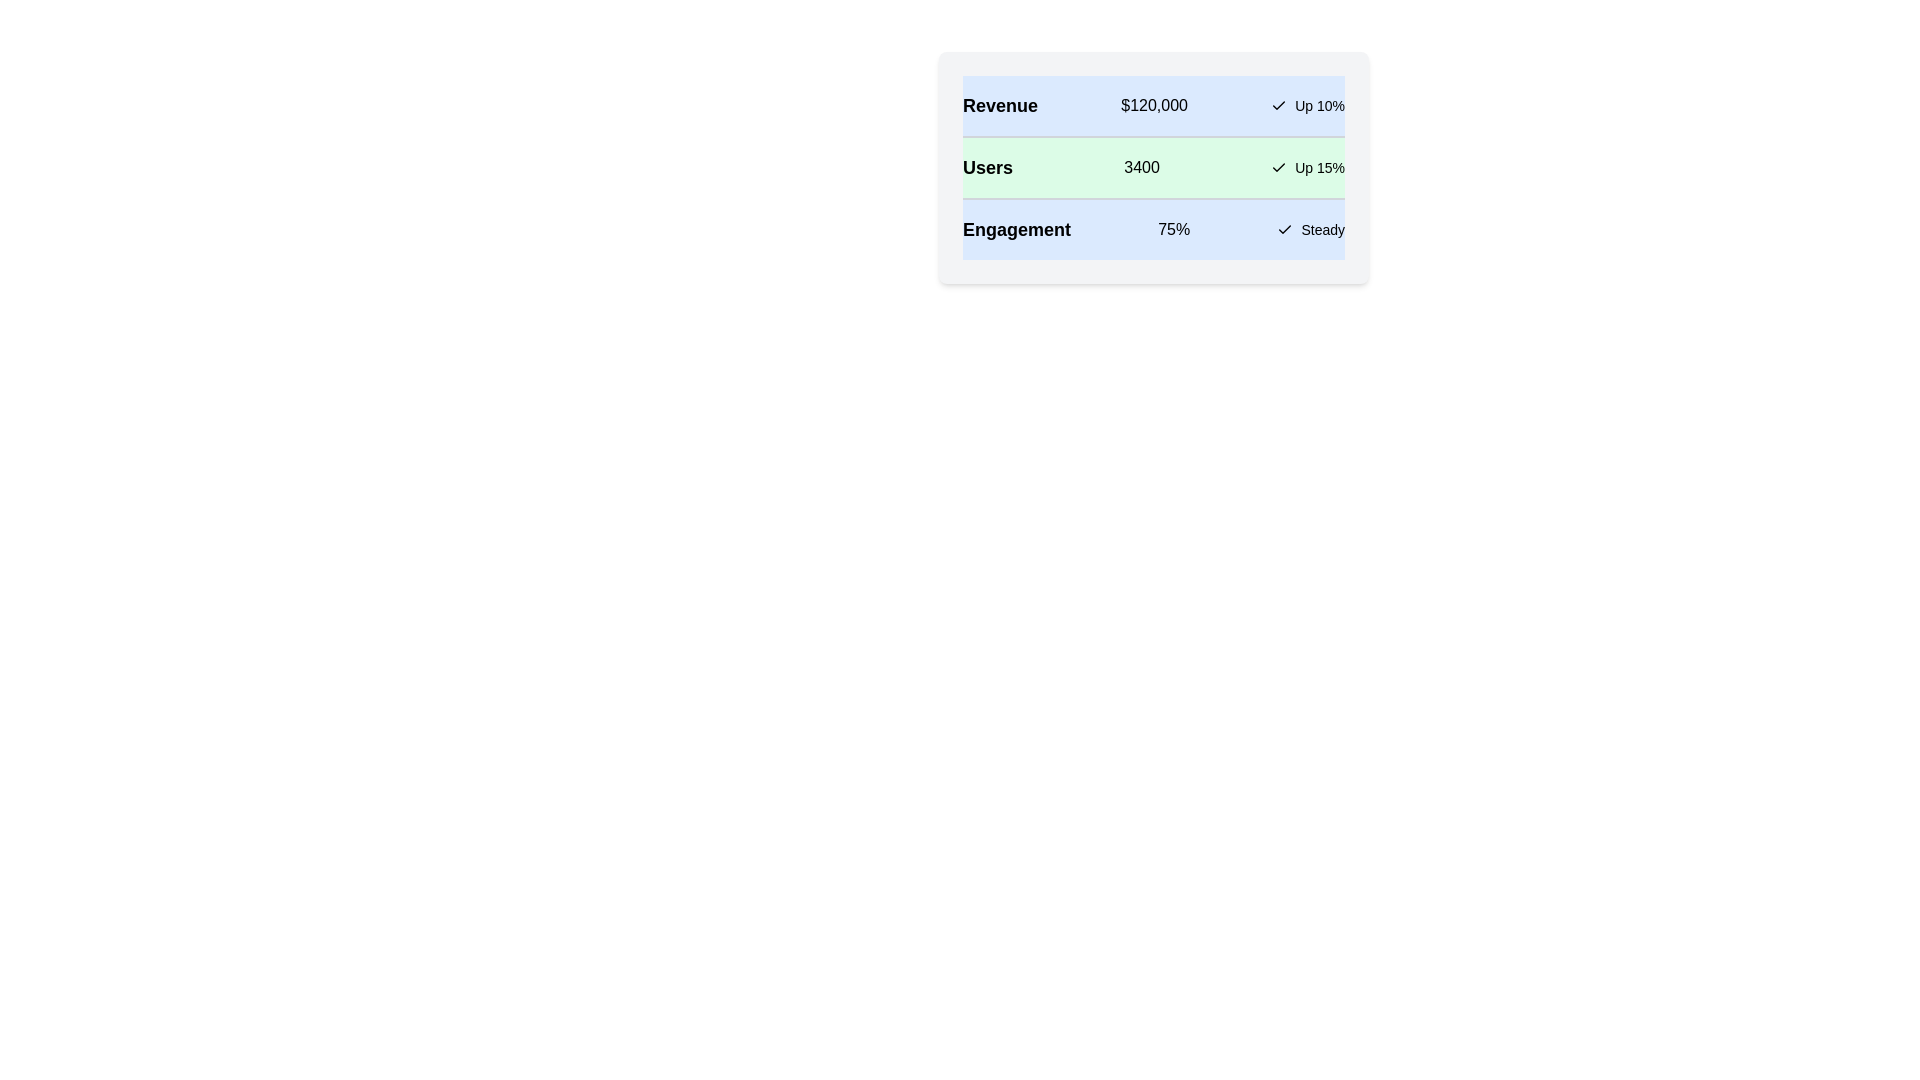 Image resolution: width=1920 pixels, height=1080 pixels. Describe the element at coordinates (988, 167) in the screenshot. I see `the text element Users for copying` at that location.